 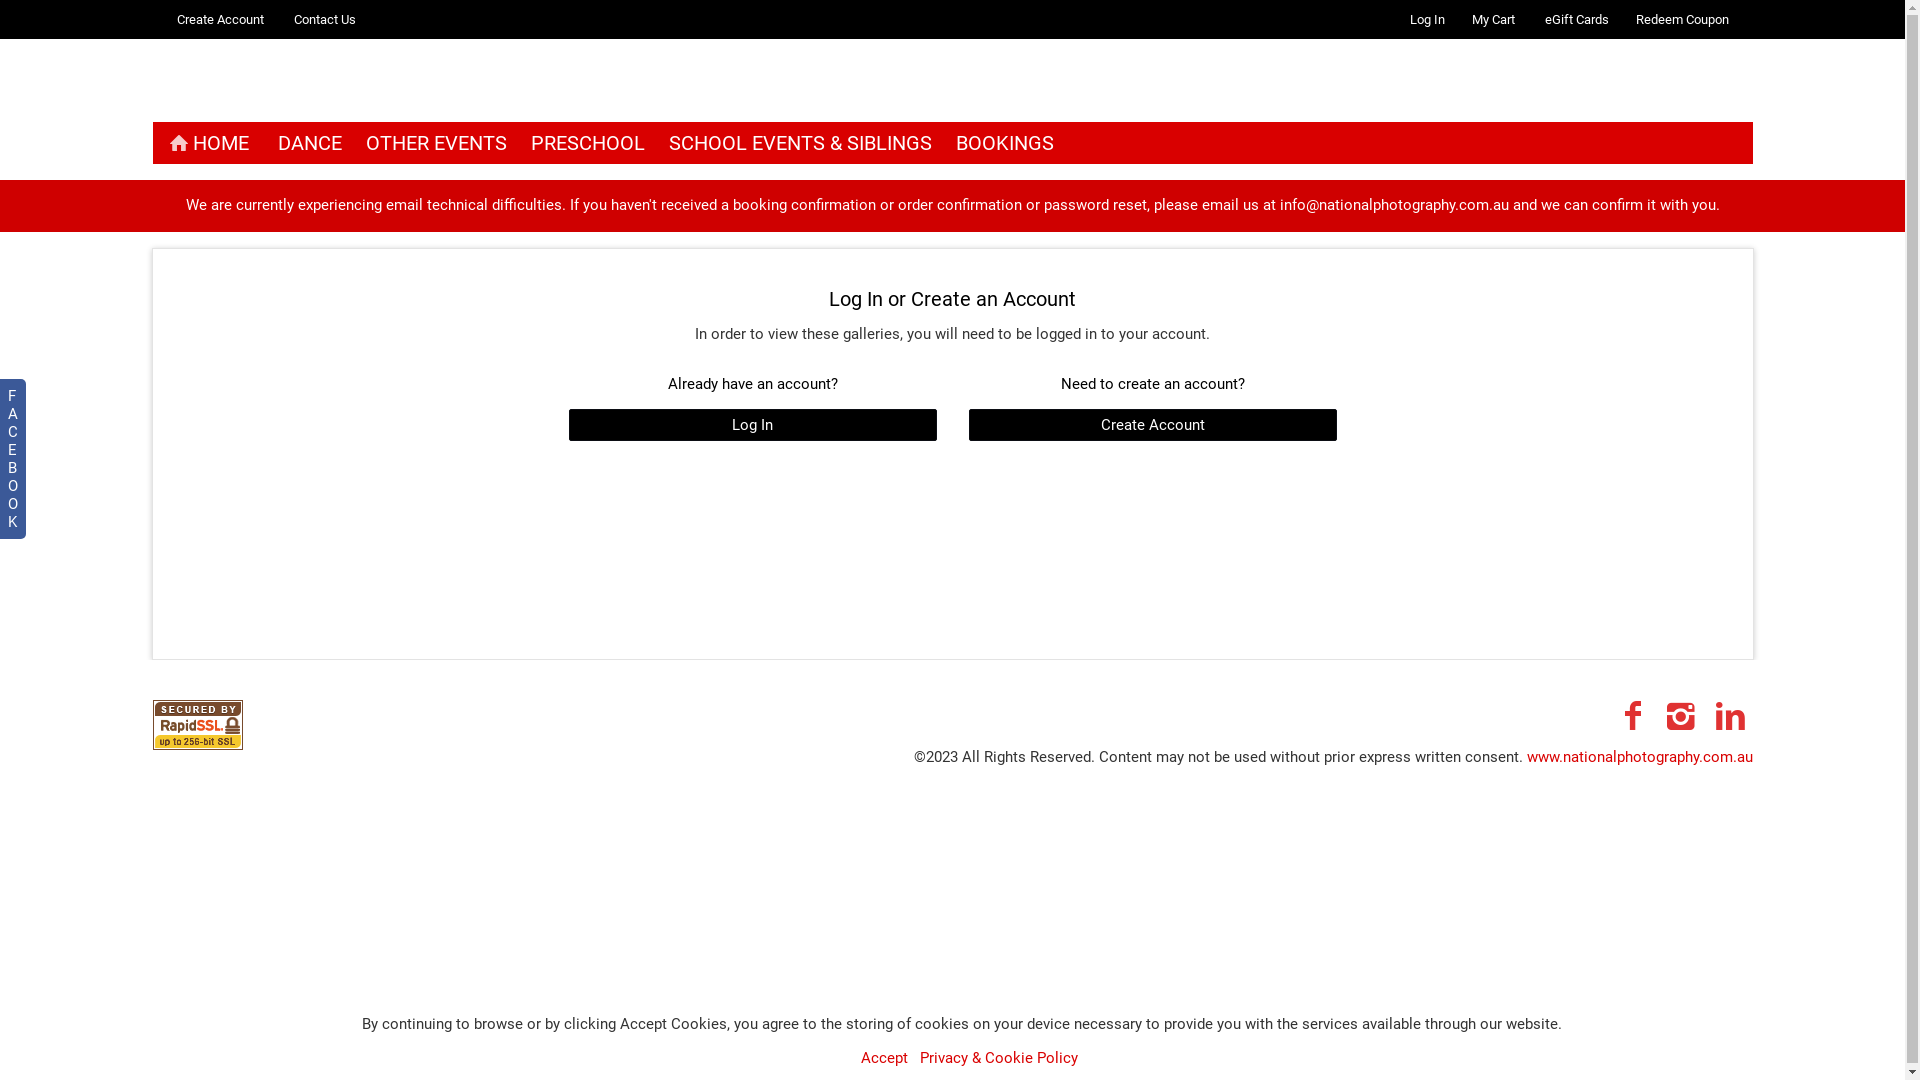 What do you see at coordinates (1680, 715) in the screenshot?
I see `'Instagram'` at bounding box center [1680, 715].